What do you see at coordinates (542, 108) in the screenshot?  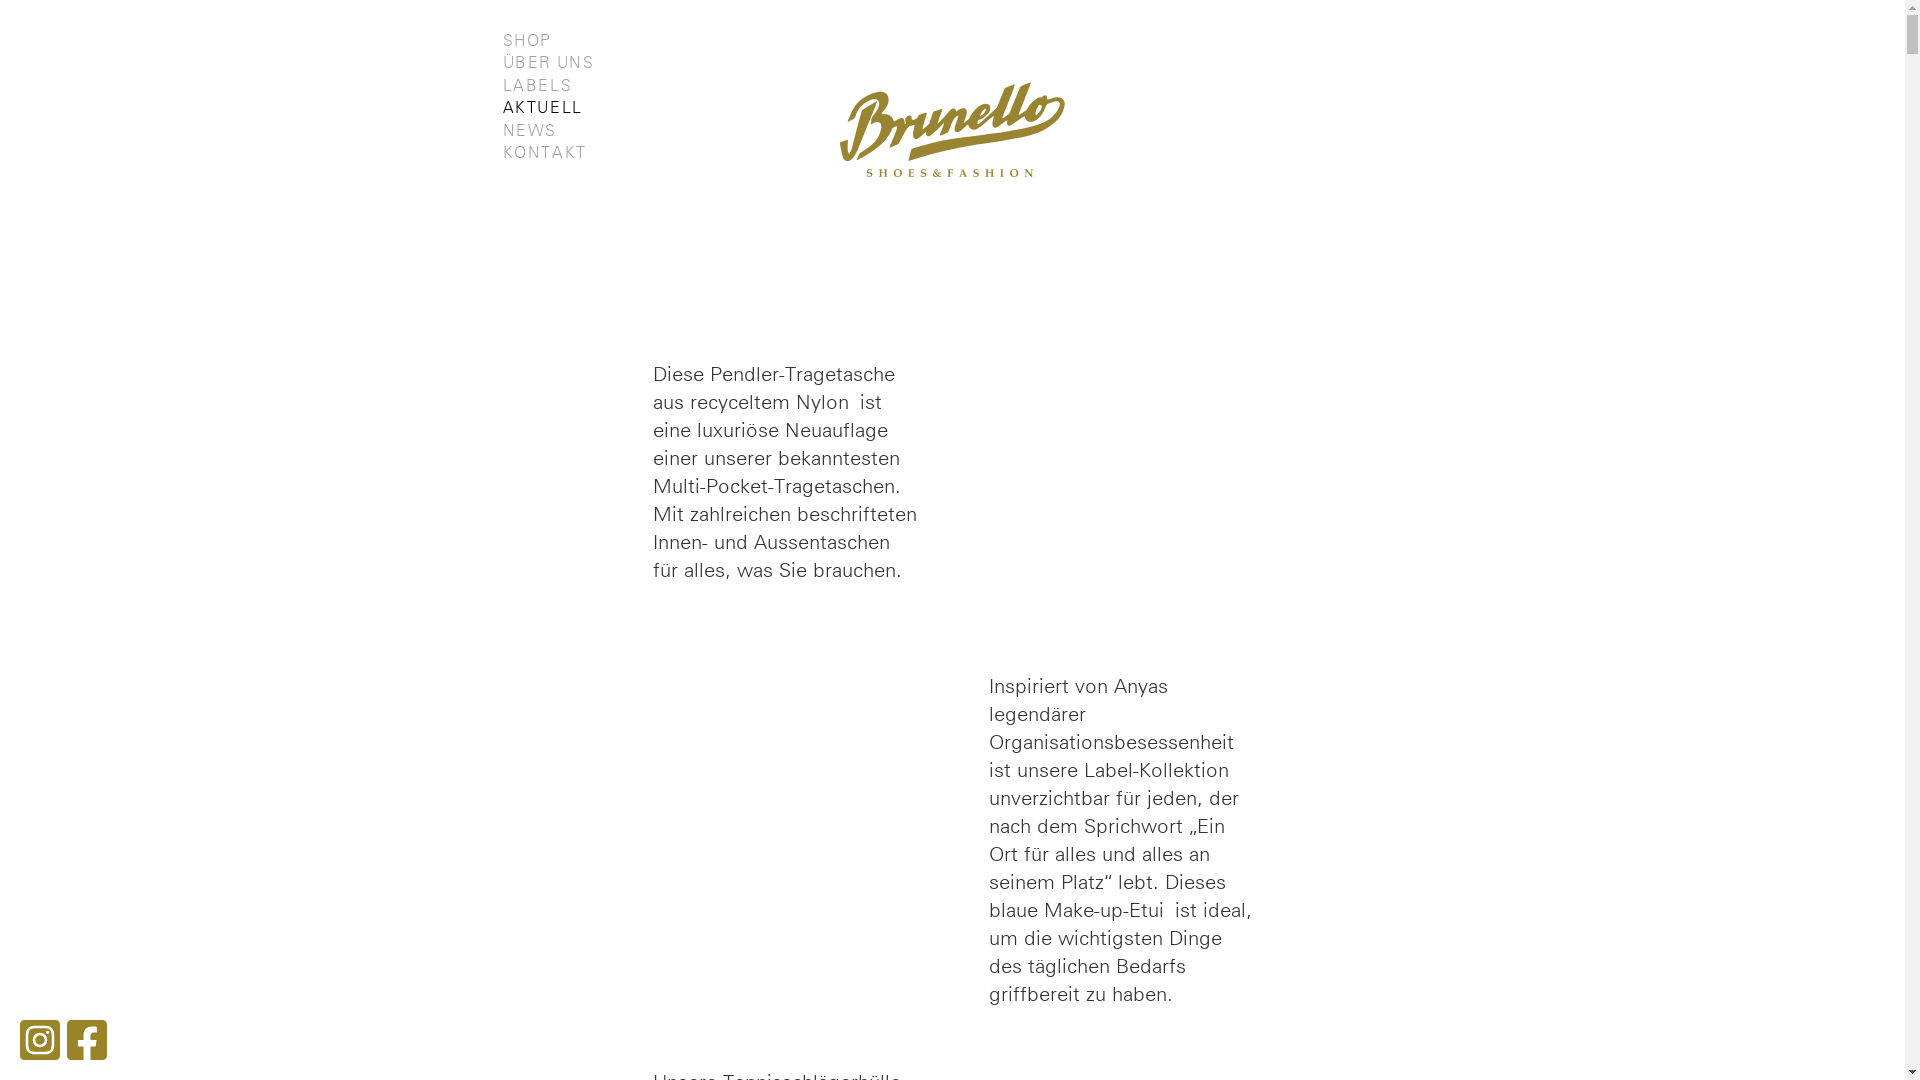 I see `'AKTUELL'` at bounding box center [542, 108].